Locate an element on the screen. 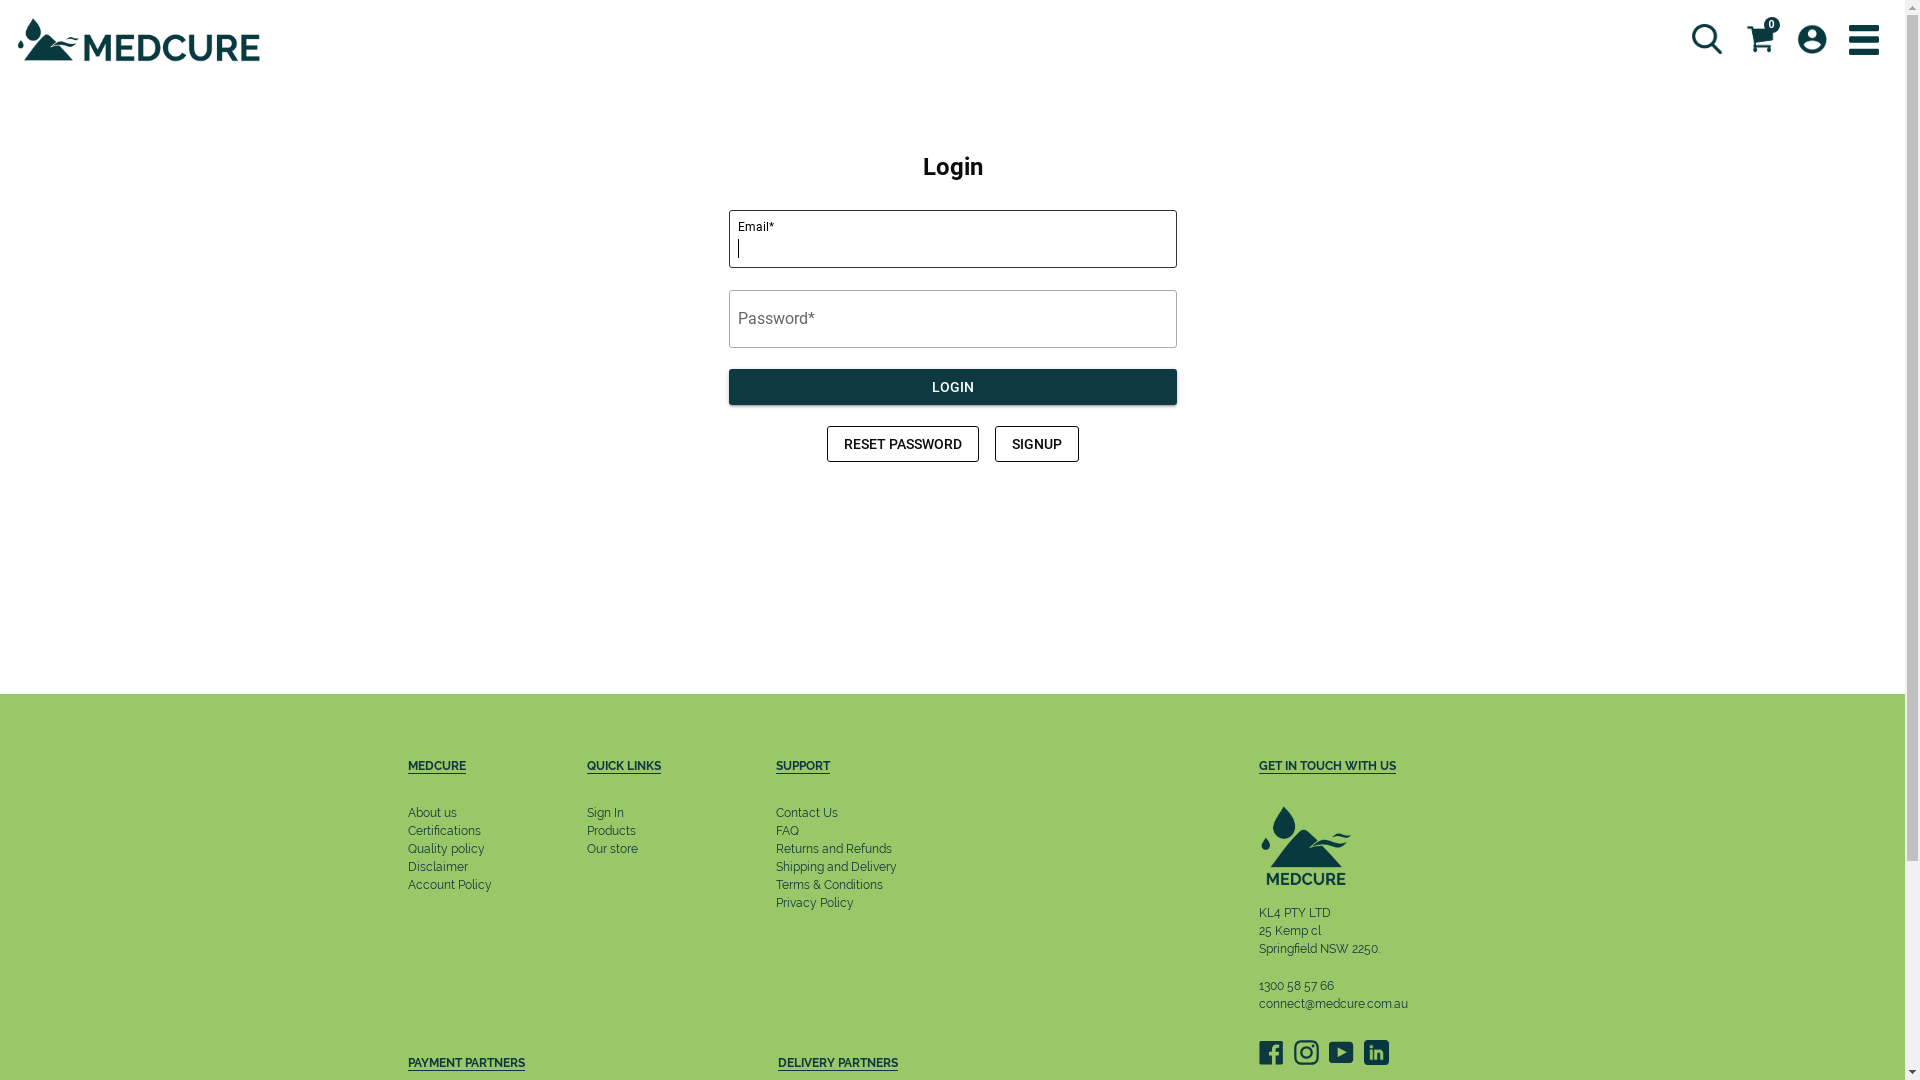  'Log in' is located at coordinates (1785, 38).